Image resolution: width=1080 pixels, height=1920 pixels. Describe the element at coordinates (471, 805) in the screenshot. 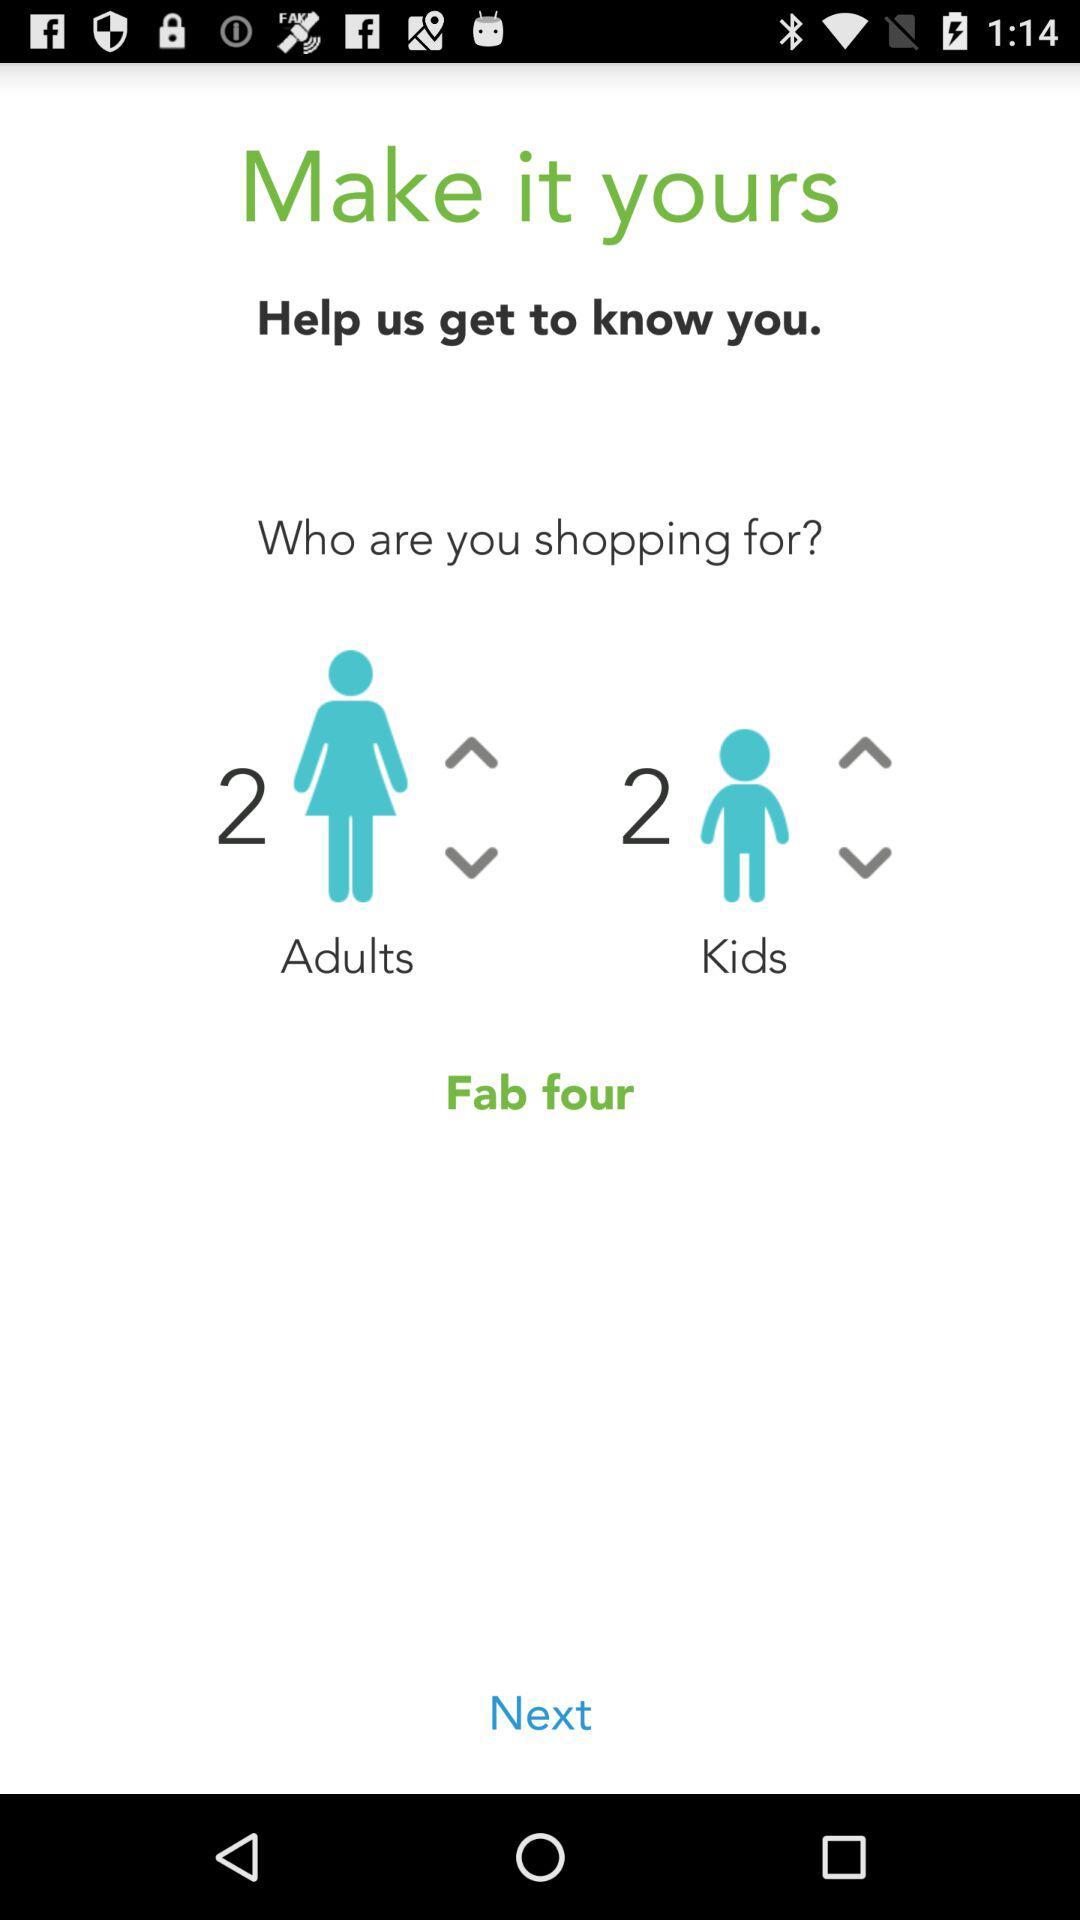

I see `the expand_less icon` at that location.